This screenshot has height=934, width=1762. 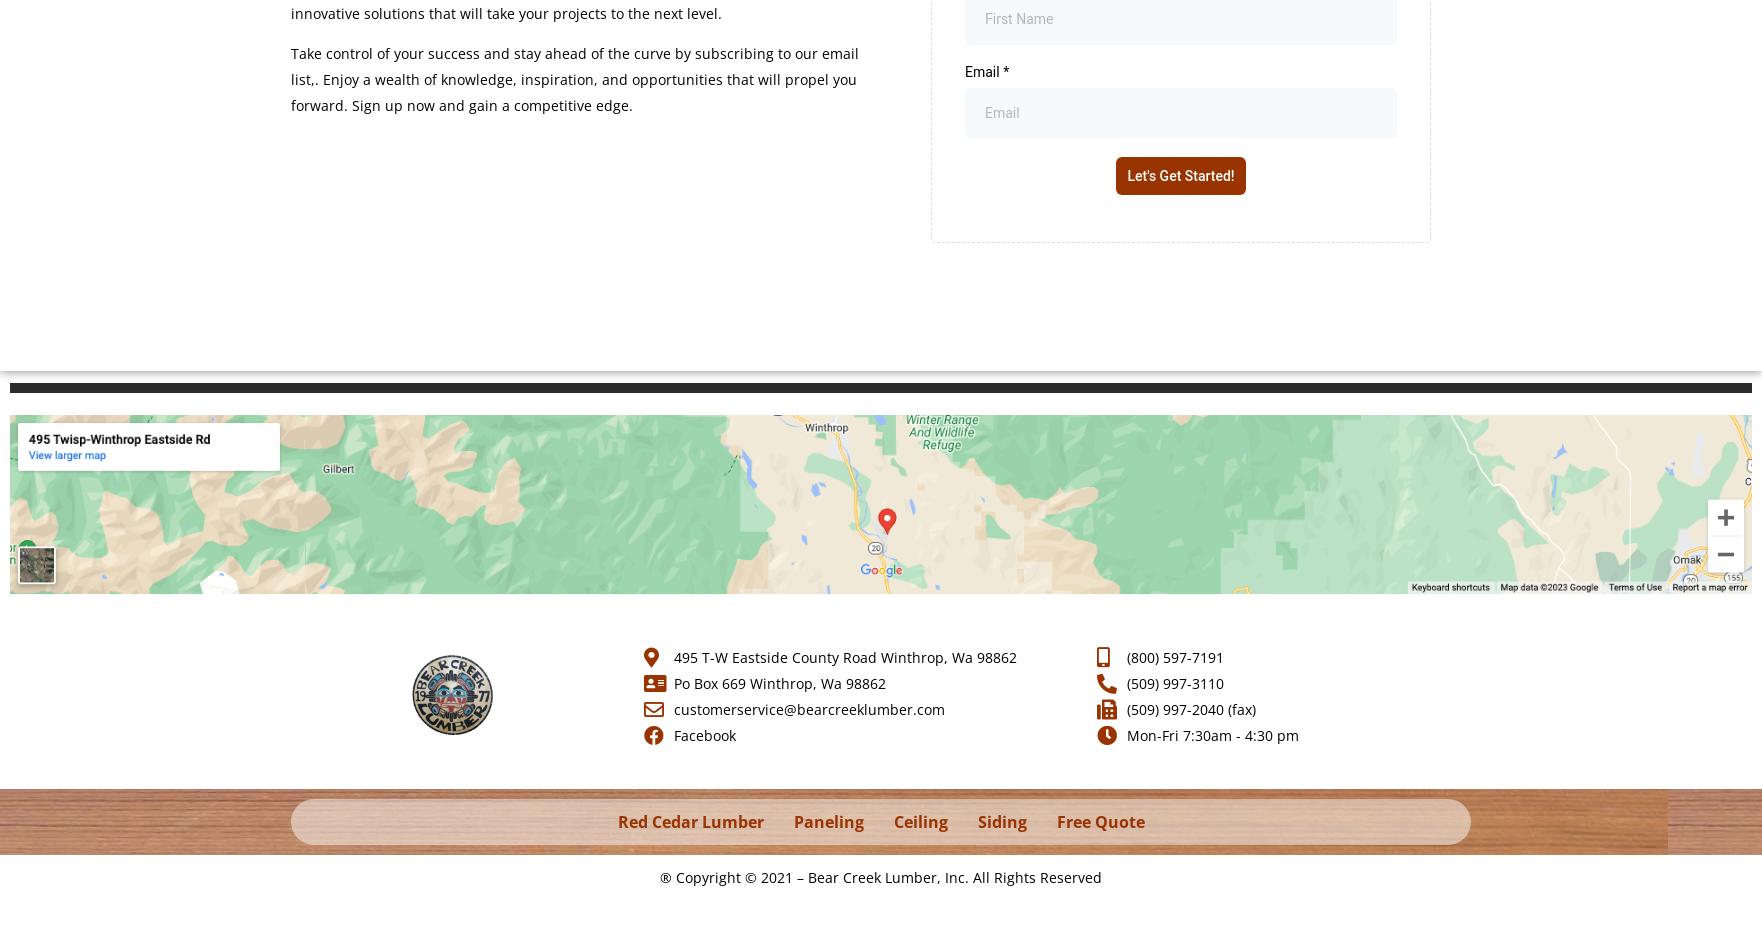 What do you see at coordinates (1100, 820) in the screenshot?
I see `'Free Quote'` at bounding box center [1100, 820].